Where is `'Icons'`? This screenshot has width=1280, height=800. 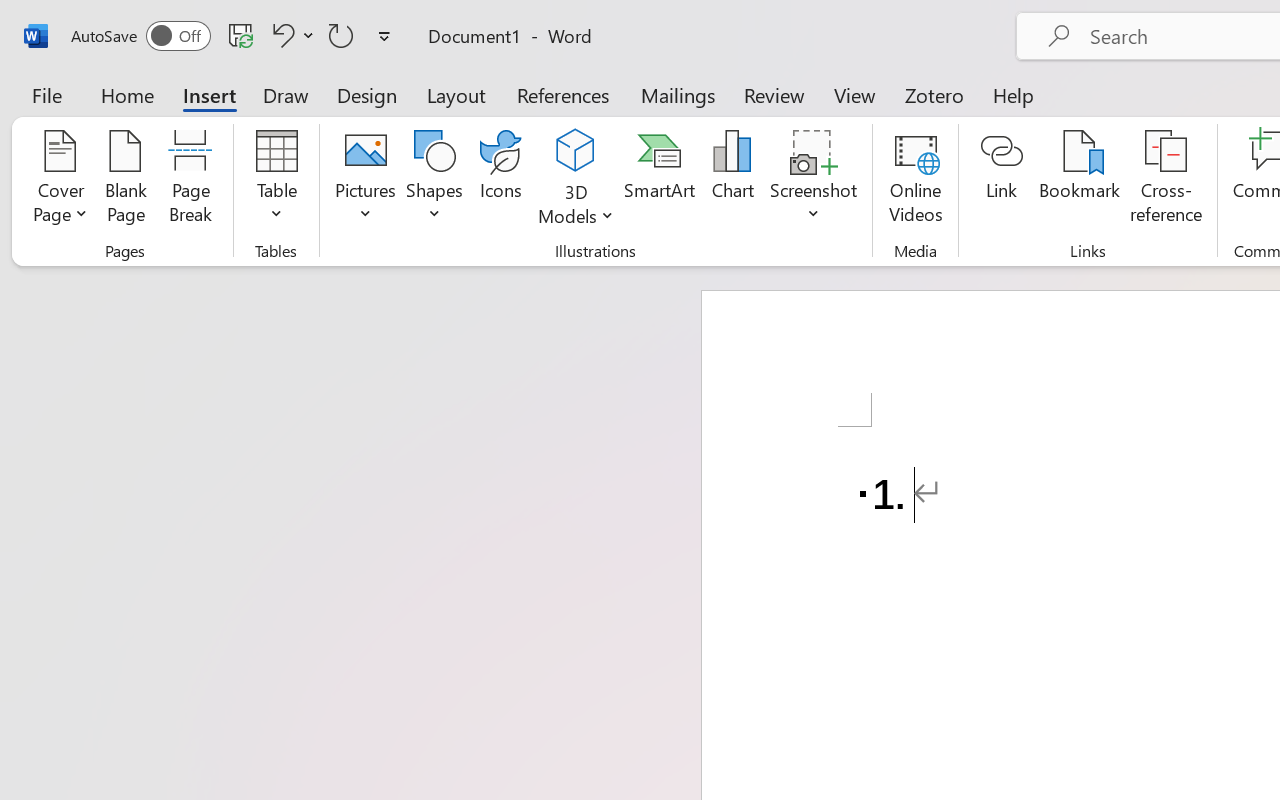 'Icons' is located at coordinates (501, 179).